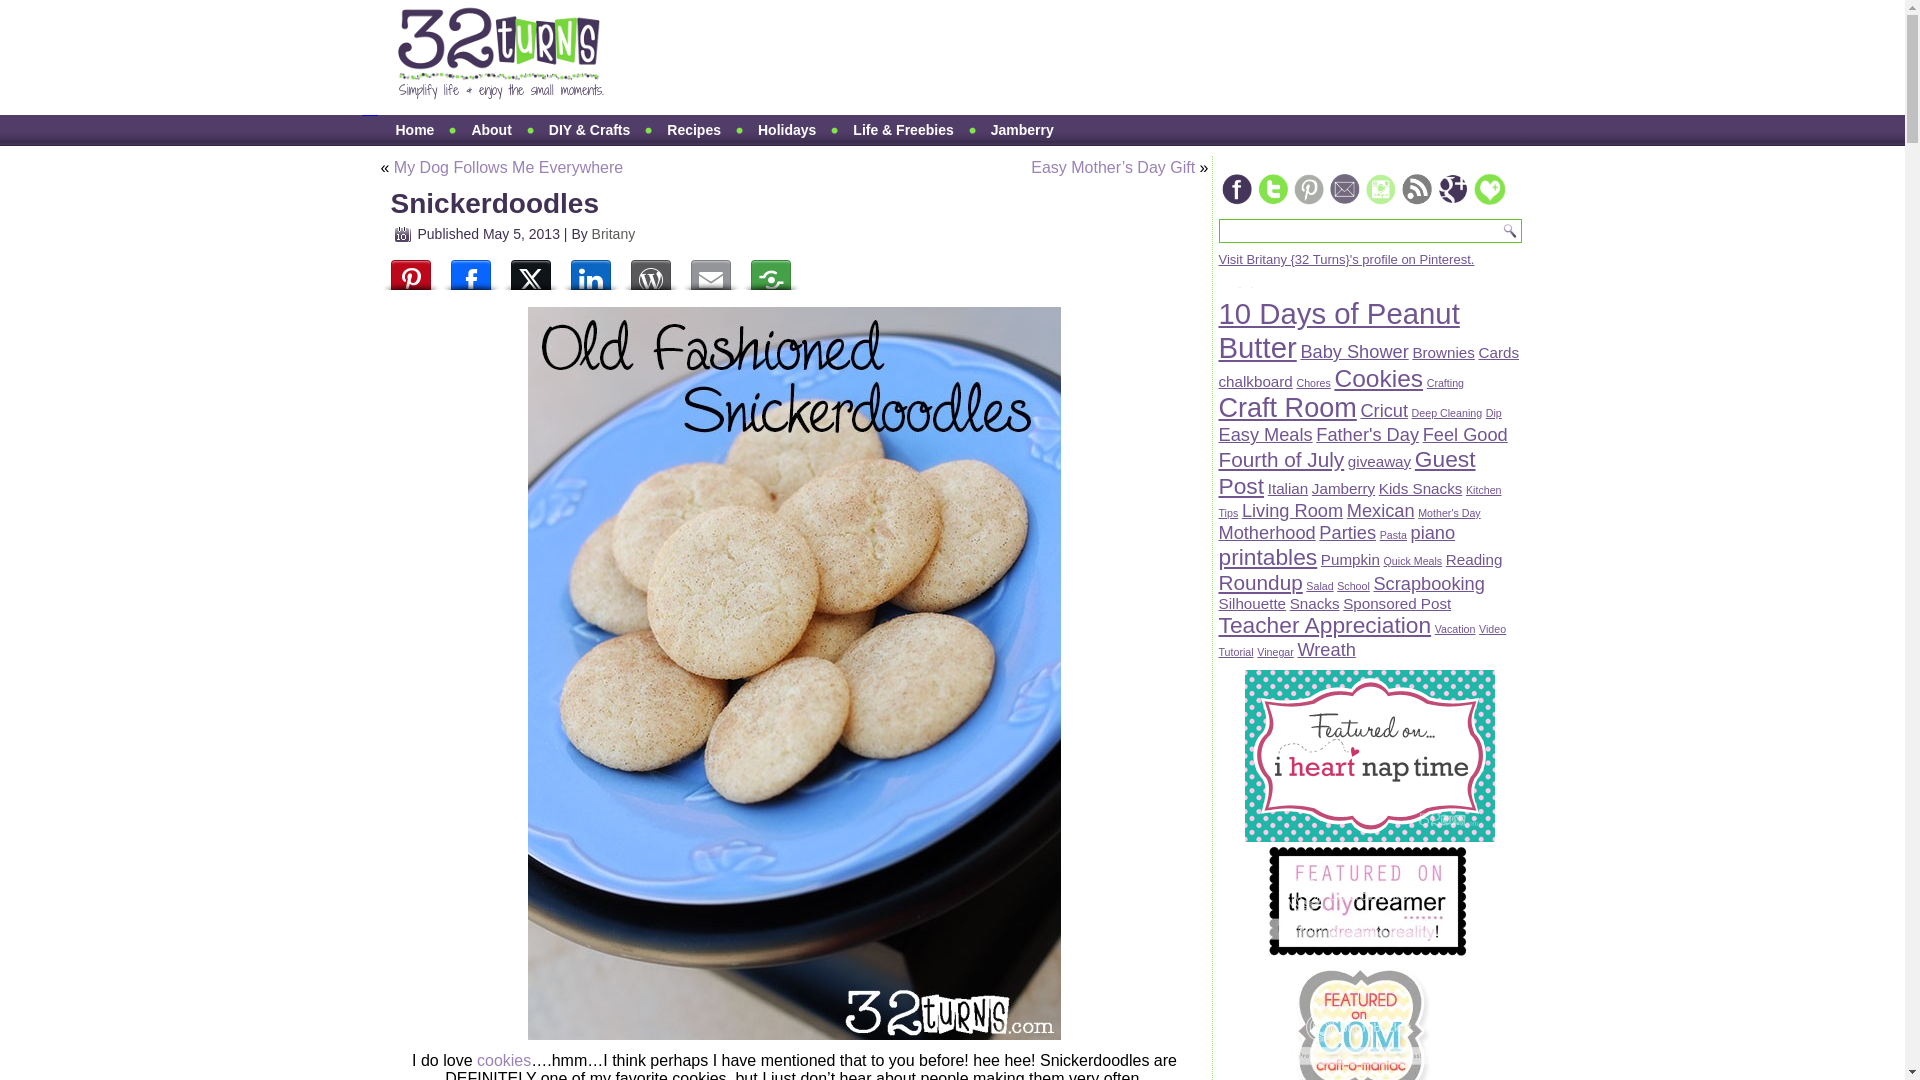  What do you see at coordinates (1320, 559) in the screenshot?
I see `'Pumpkin'` at bounding box center [1320, 559].